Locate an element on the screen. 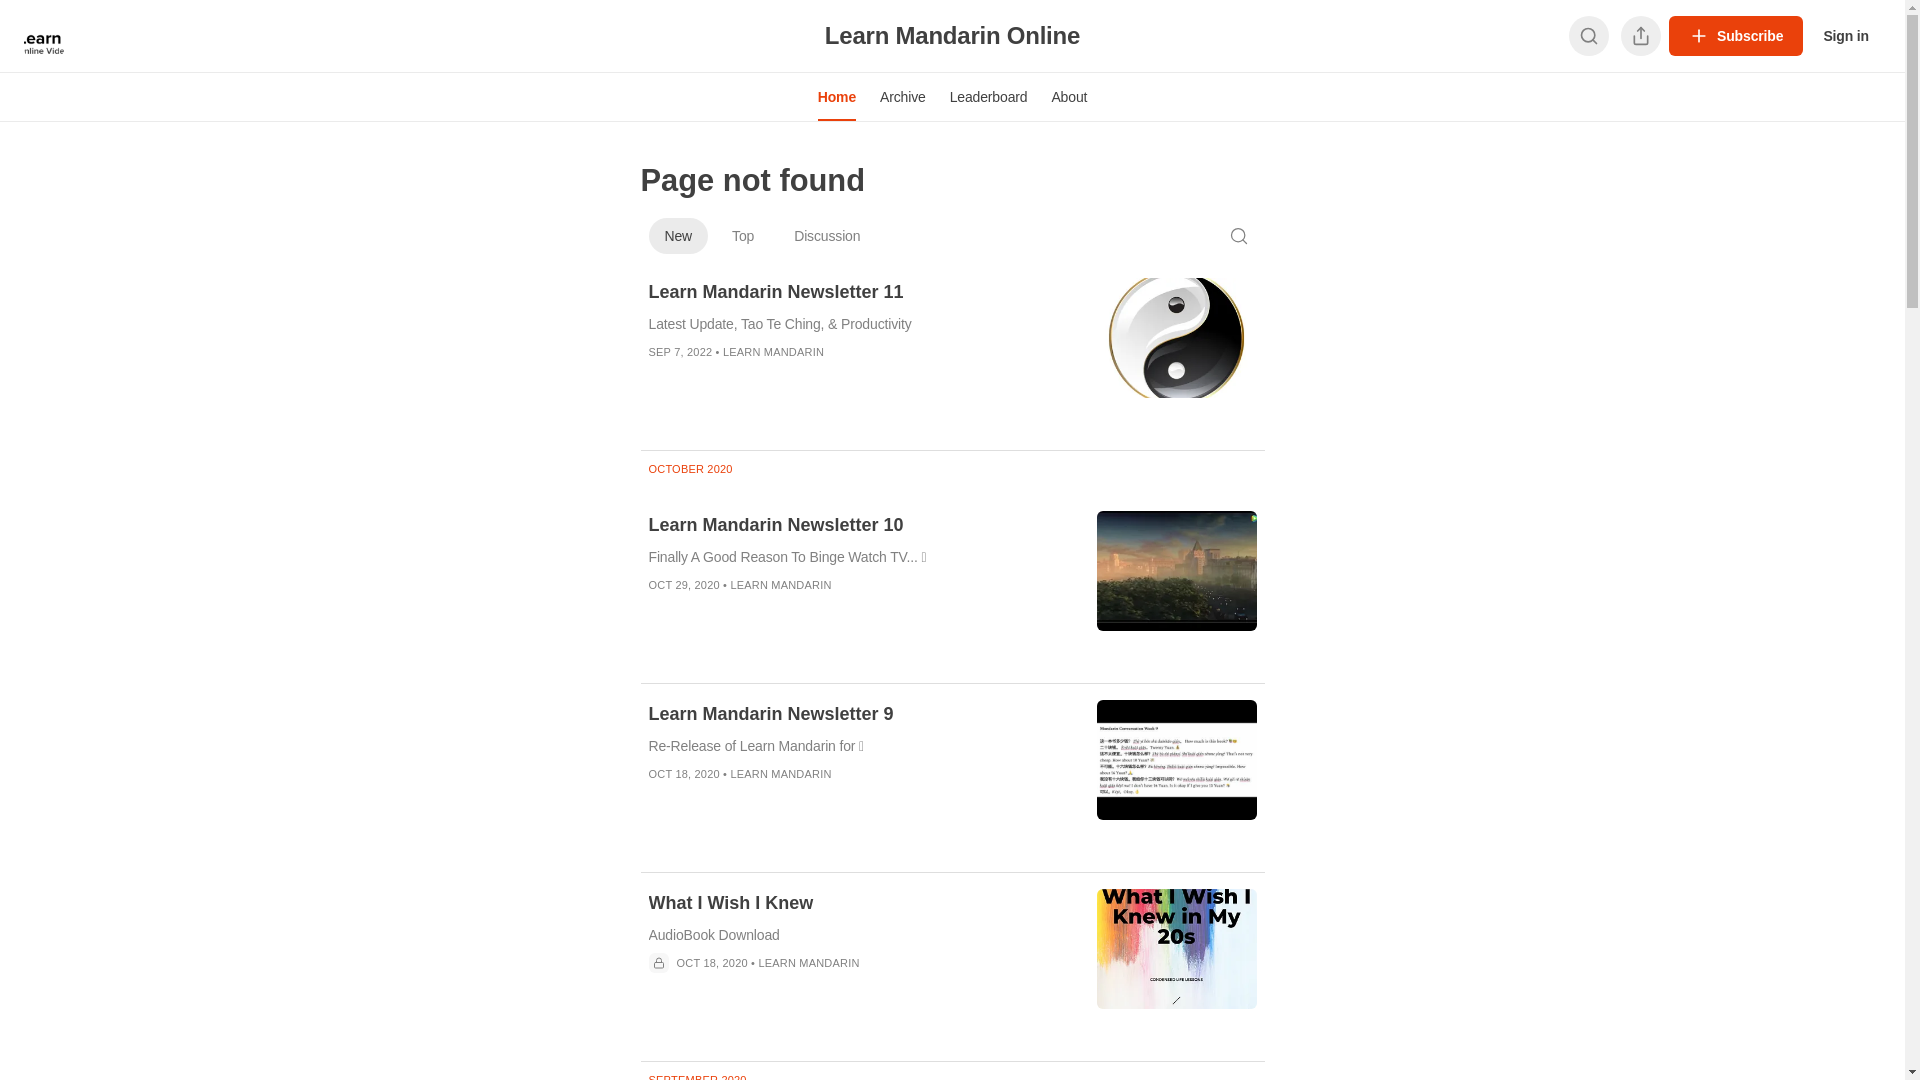 The image size is (1920, 1080). 'LEARN MANDARIN' is located at coordinates (779, 773).